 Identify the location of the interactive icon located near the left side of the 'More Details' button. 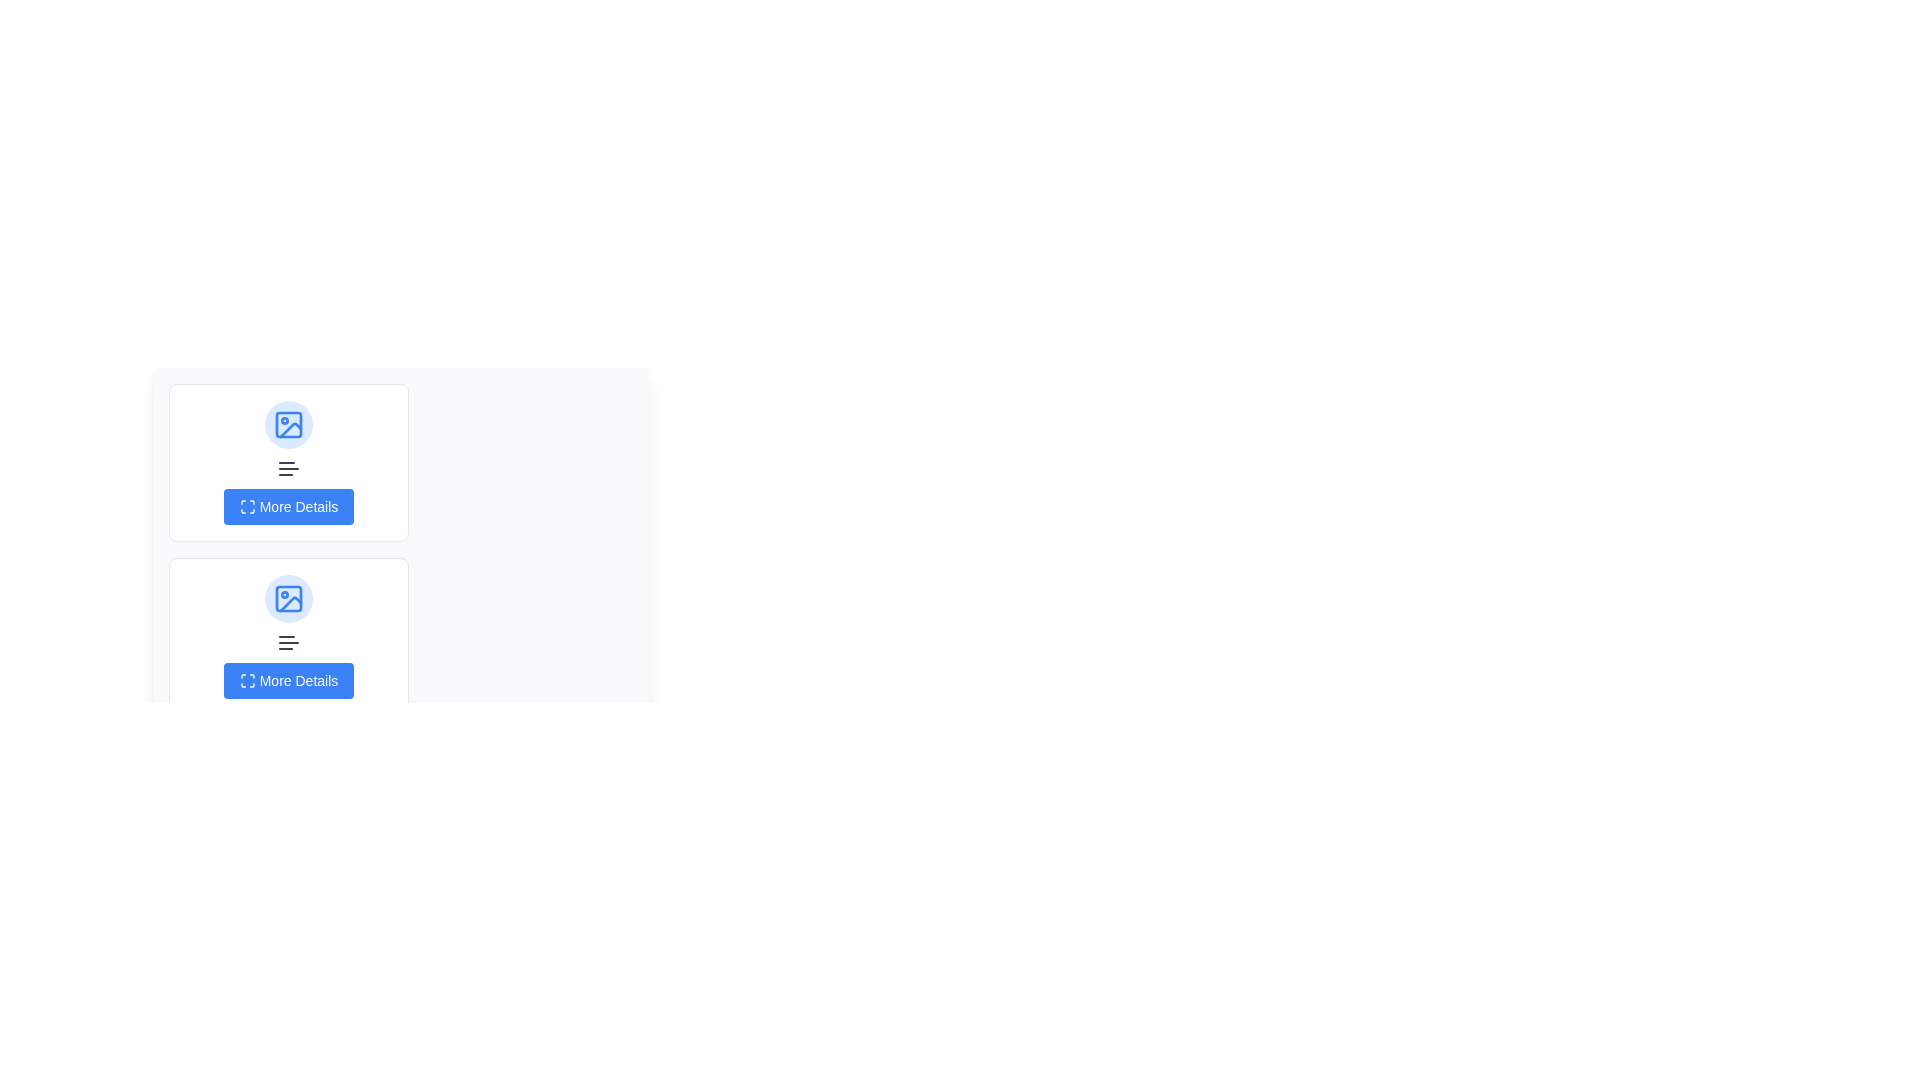
(246, 505).